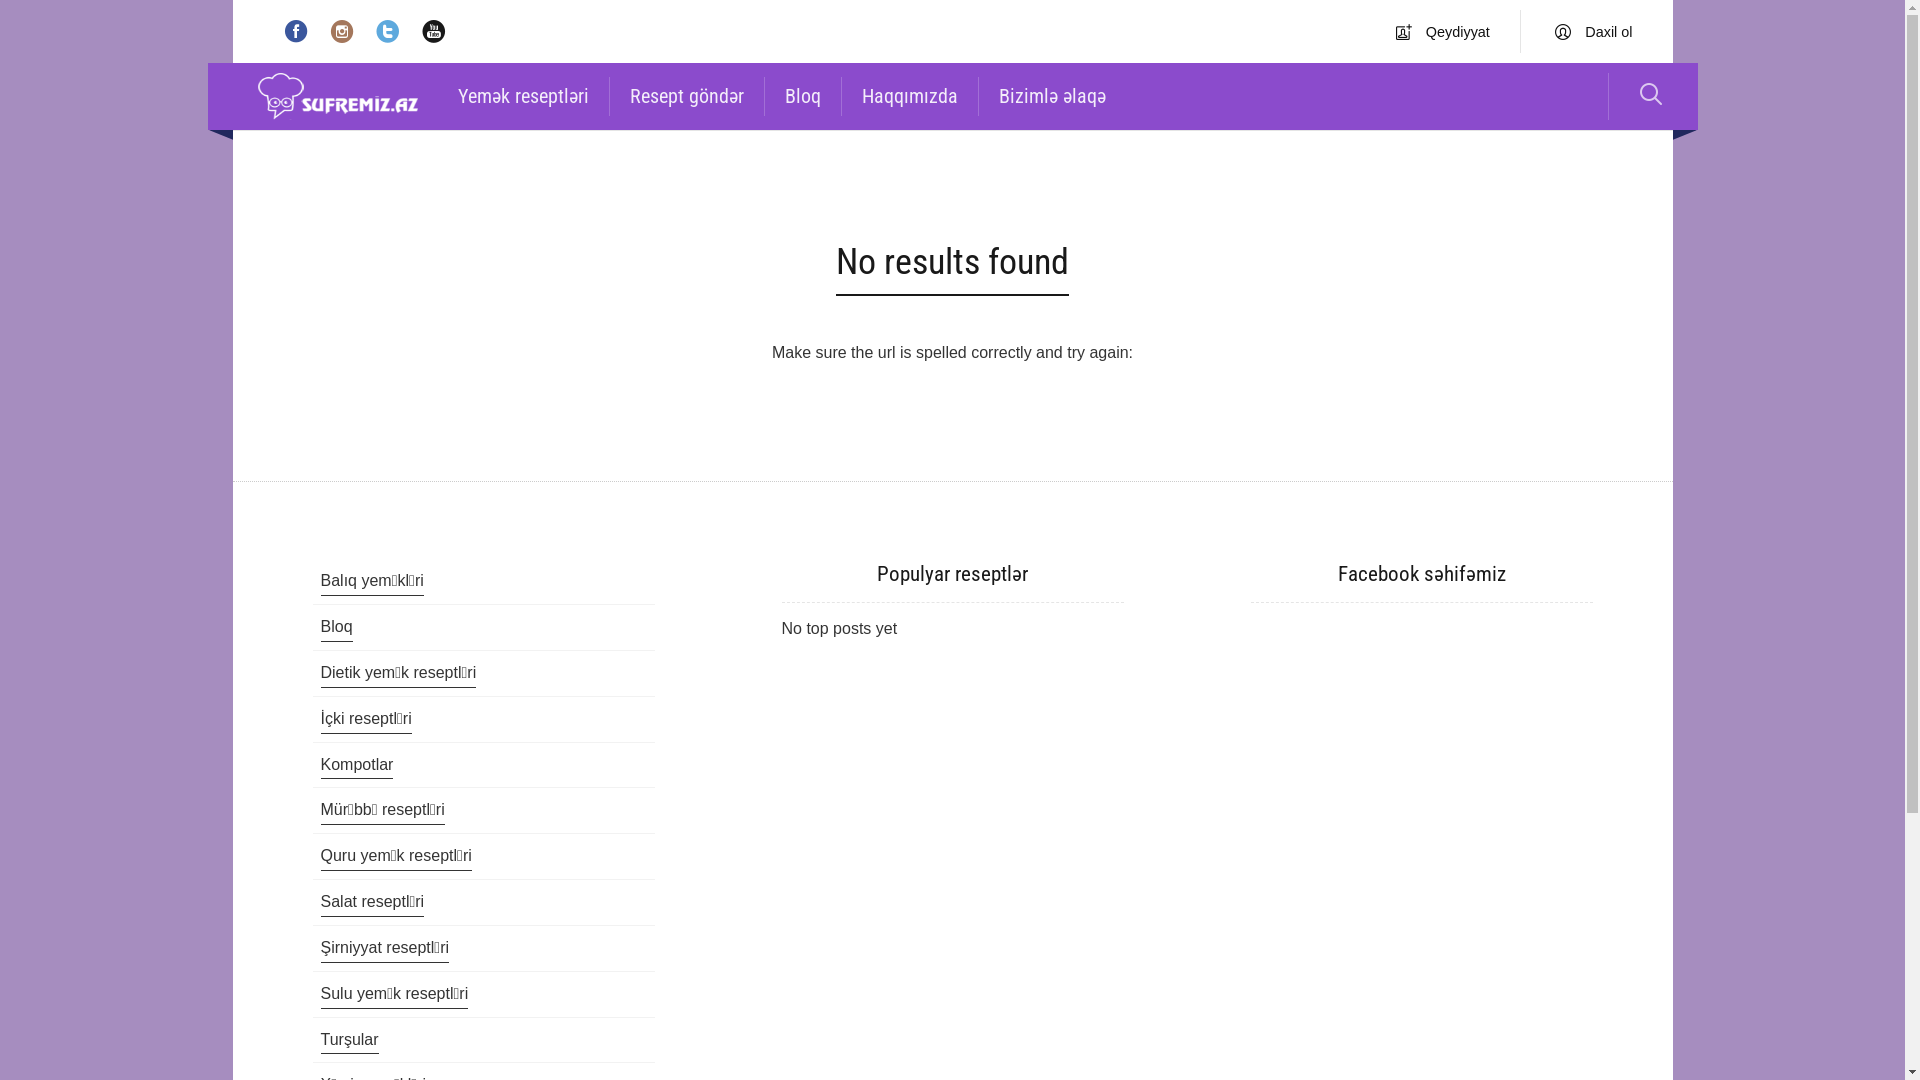  I want to click on 'Kompotlar', so click(356, 766).